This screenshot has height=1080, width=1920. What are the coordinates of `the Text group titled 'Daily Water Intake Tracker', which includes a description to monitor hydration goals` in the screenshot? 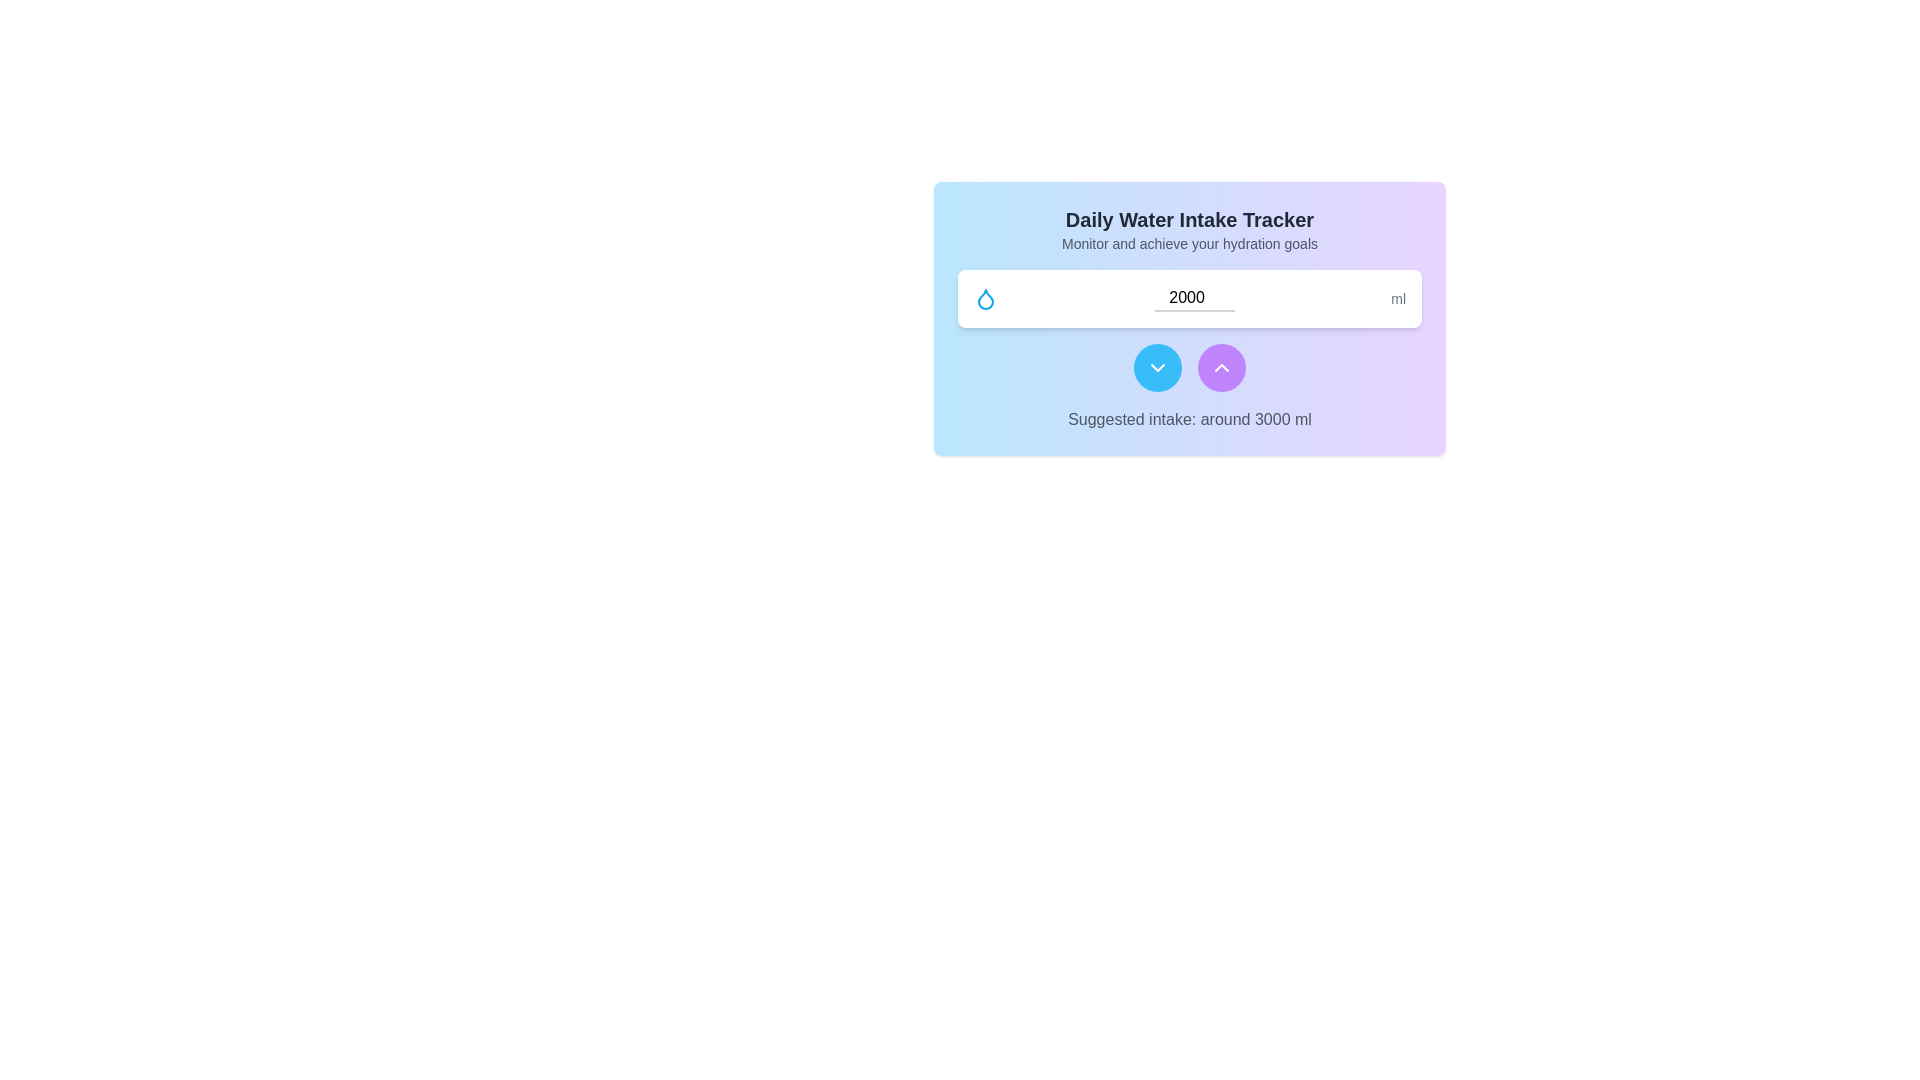 It's located at (1190, 229).